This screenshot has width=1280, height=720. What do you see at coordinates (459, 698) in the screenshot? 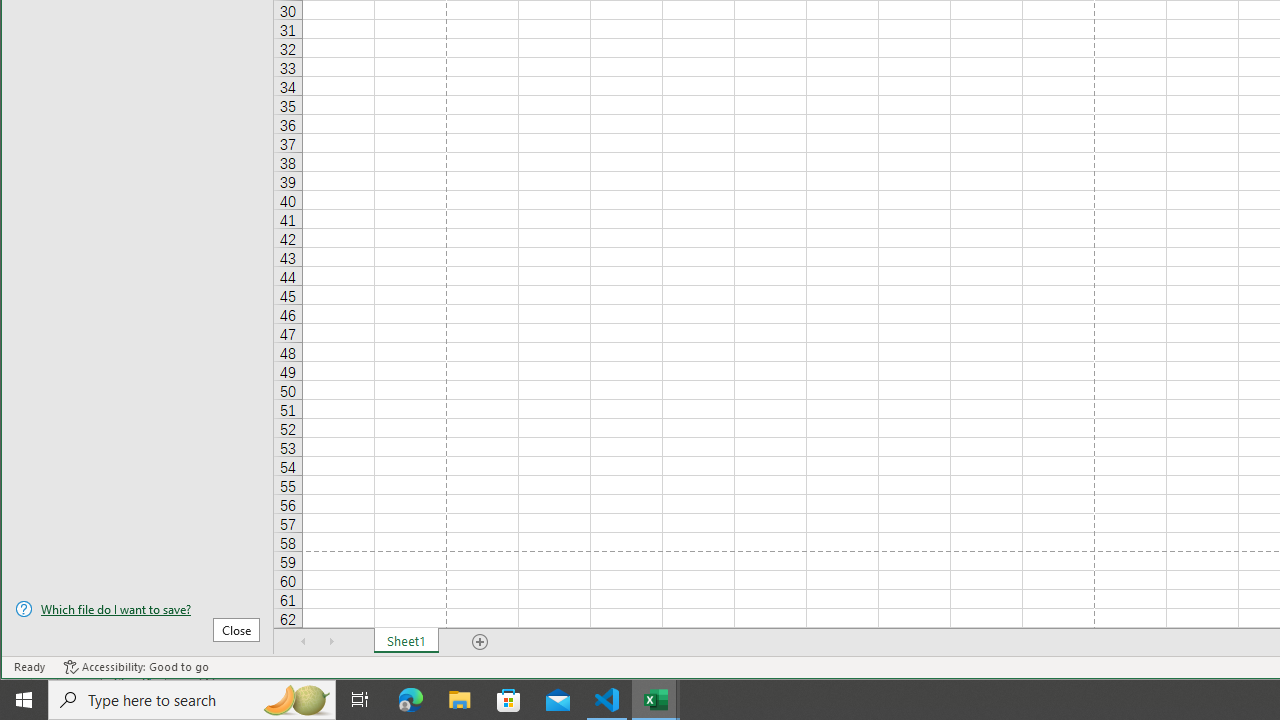
I see `'File Explorer'` at bounding box center [459, 698].